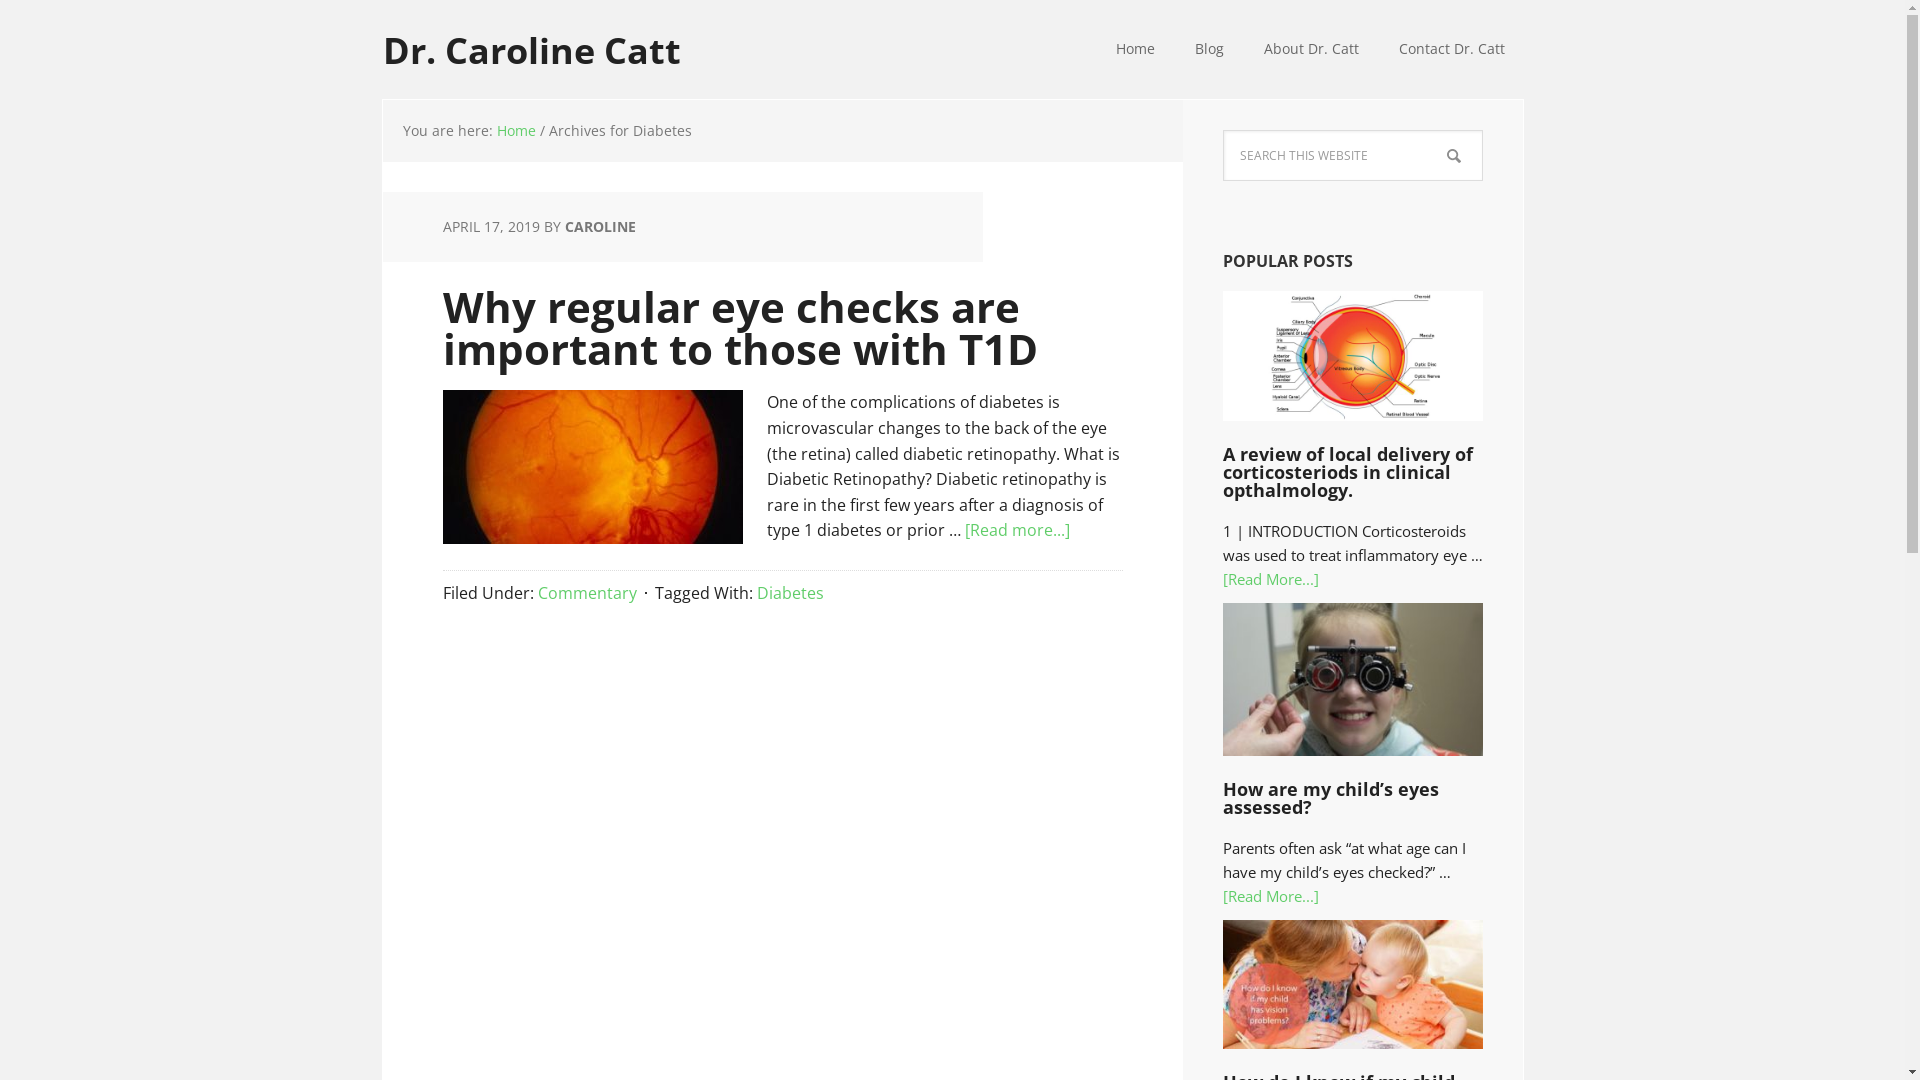  Describe the element at coordinates (598, 225) in the screenshot. I see `'CAROLINE'` at that location.